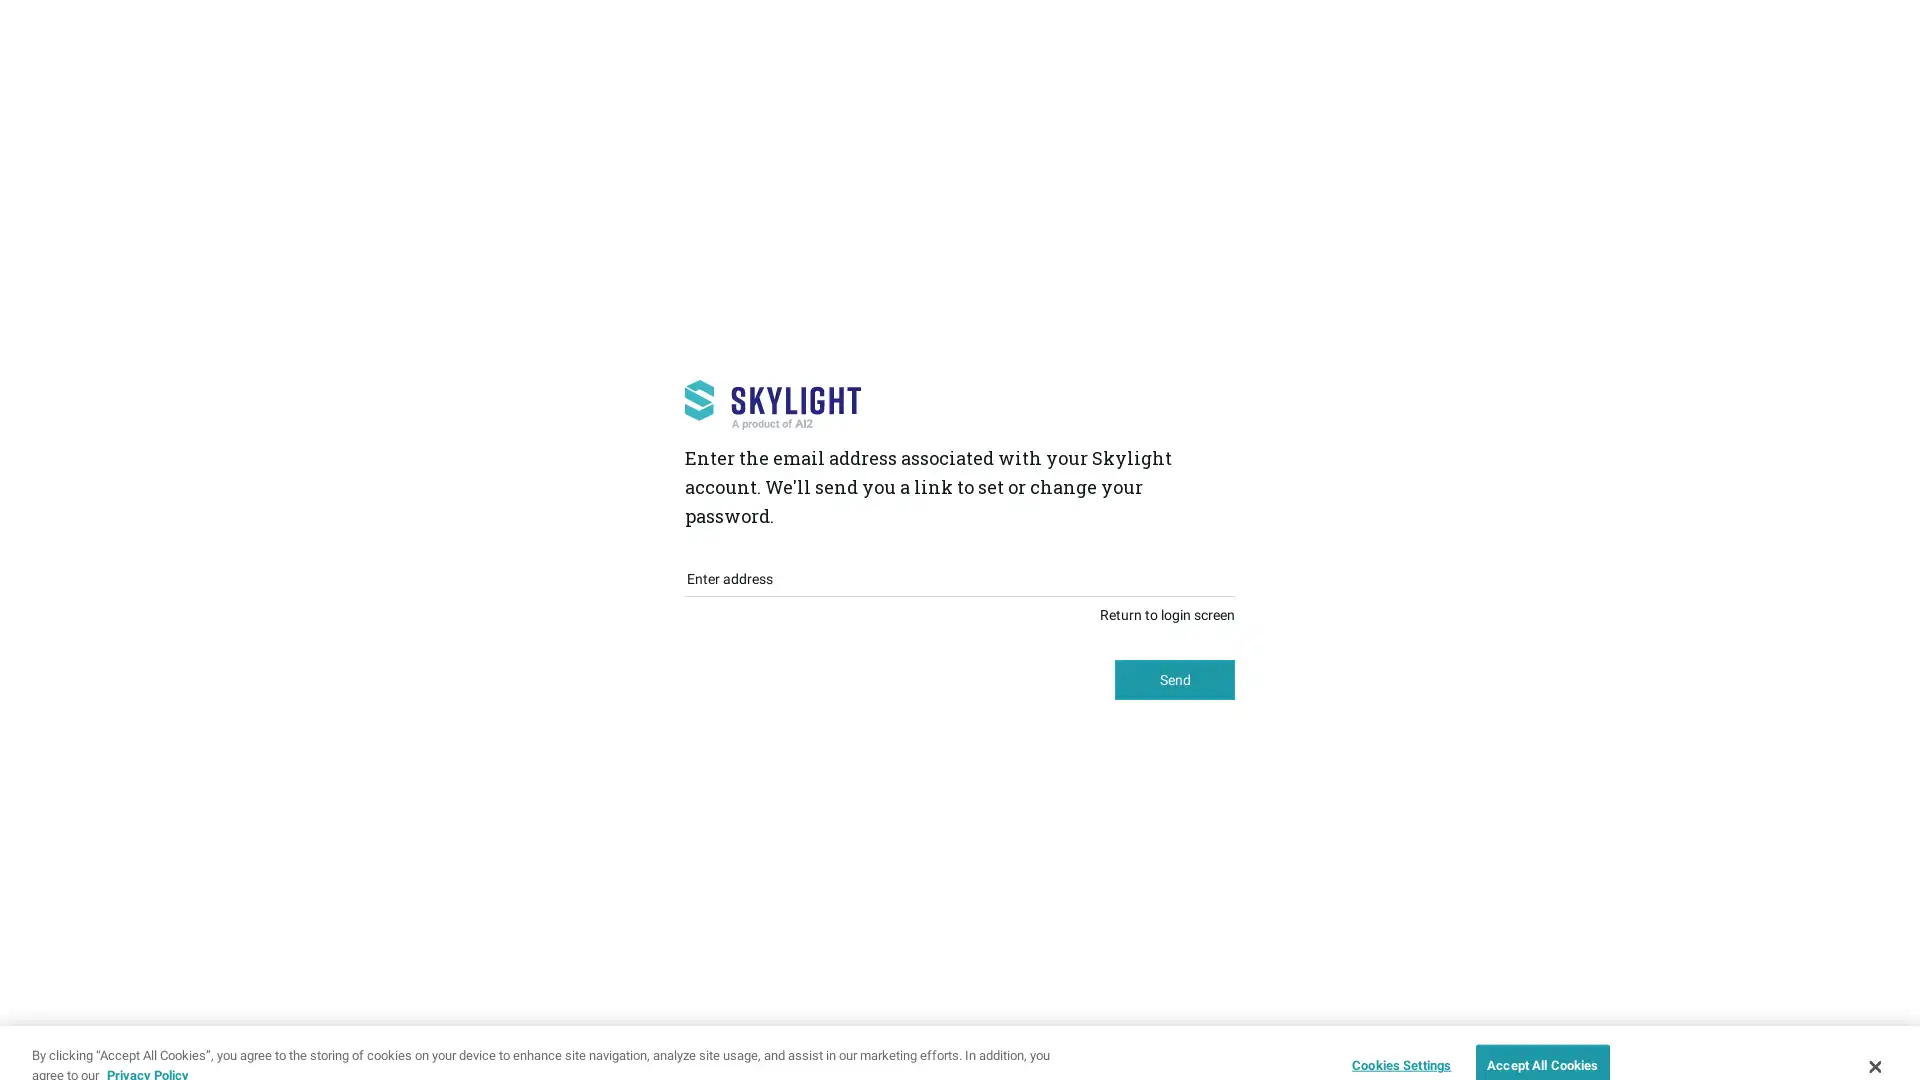 The height and width of the screenshot is (1080, 1920). I want to click on Send, so click(1175, 678).